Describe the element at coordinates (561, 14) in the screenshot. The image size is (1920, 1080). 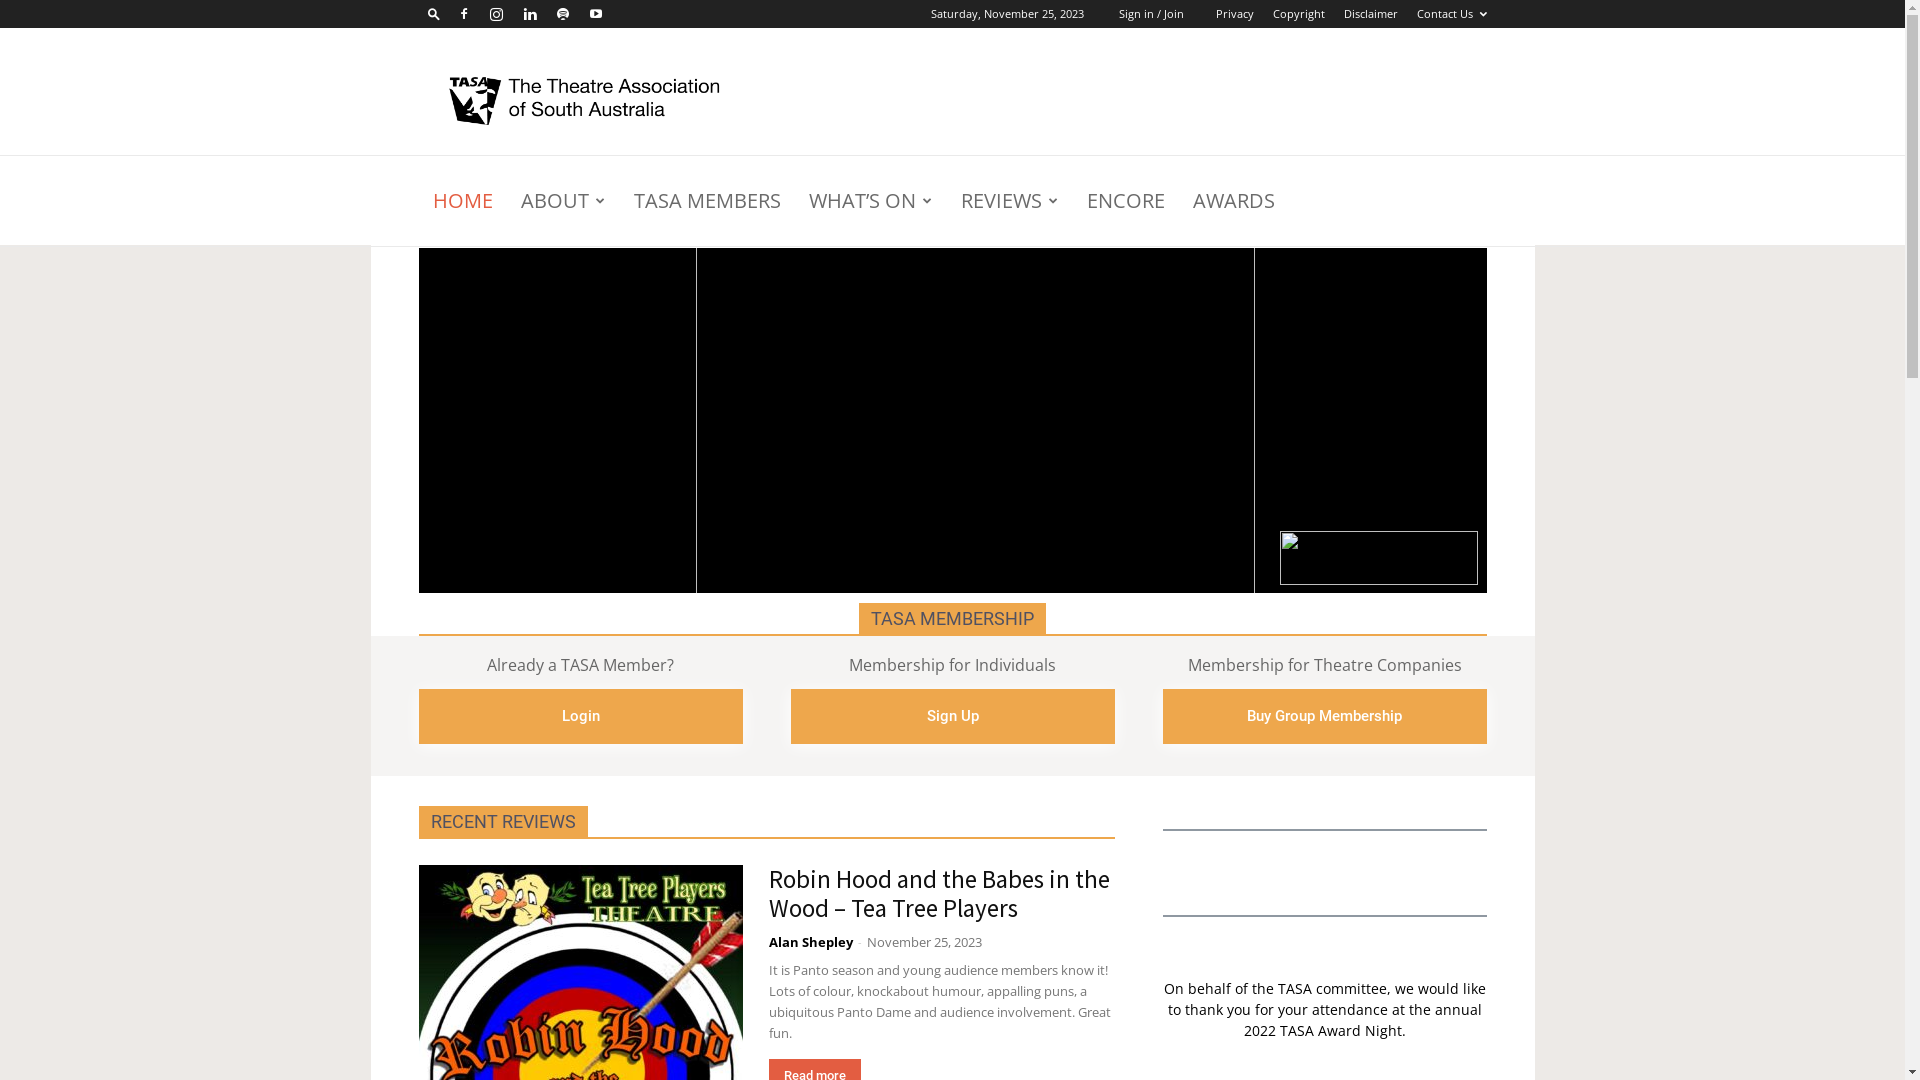
I see `'Spotify'` at that location.